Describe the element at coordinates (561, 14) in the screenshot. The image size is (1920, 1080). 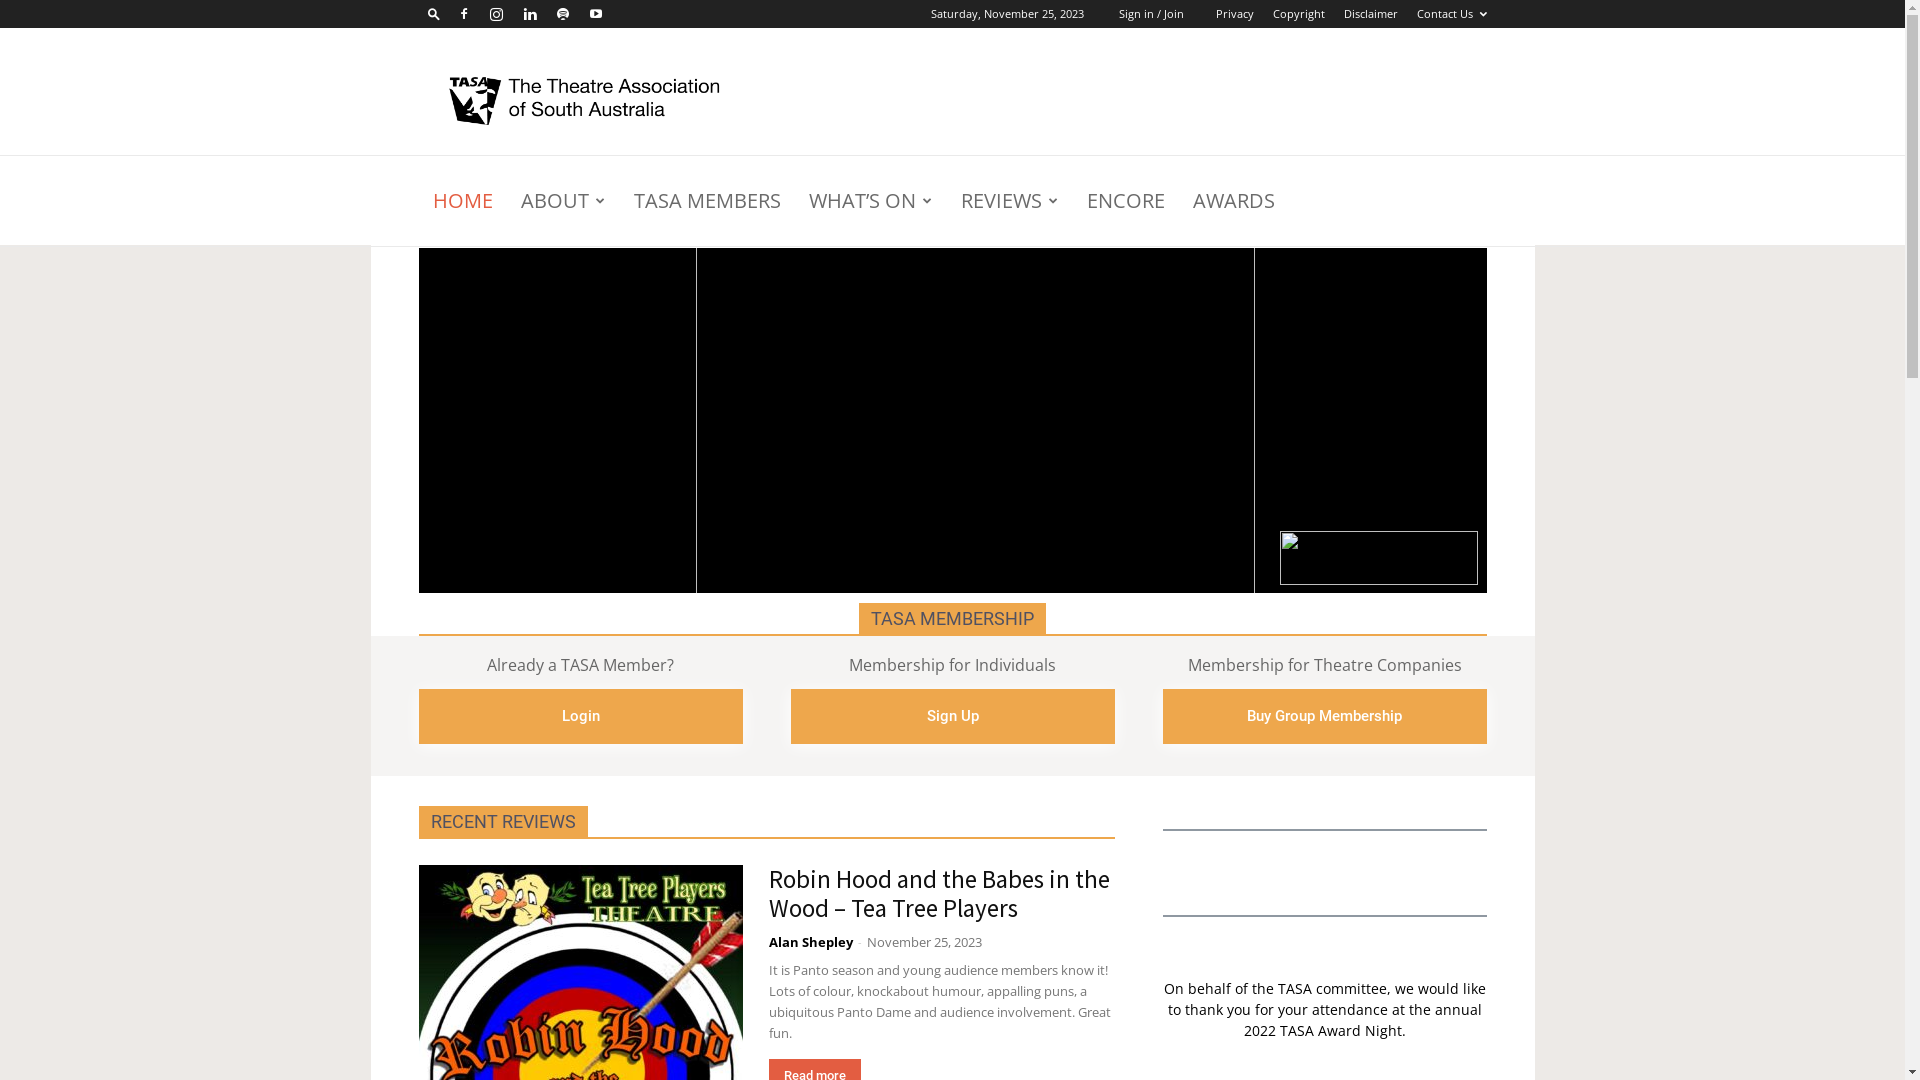
I see `'Spotify'` at that location.